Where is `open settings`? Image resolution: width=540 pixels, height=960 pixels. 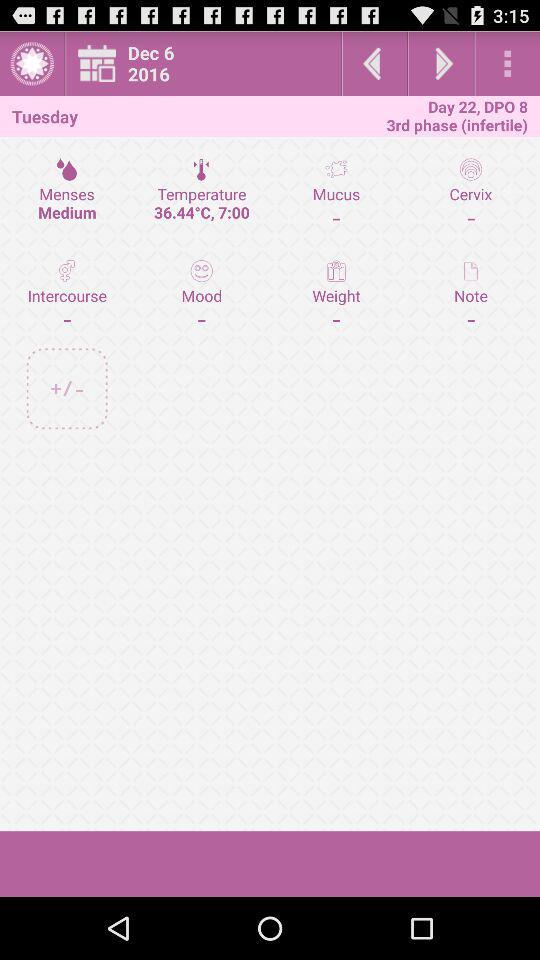 open settings is located at coordinates (507, 63).